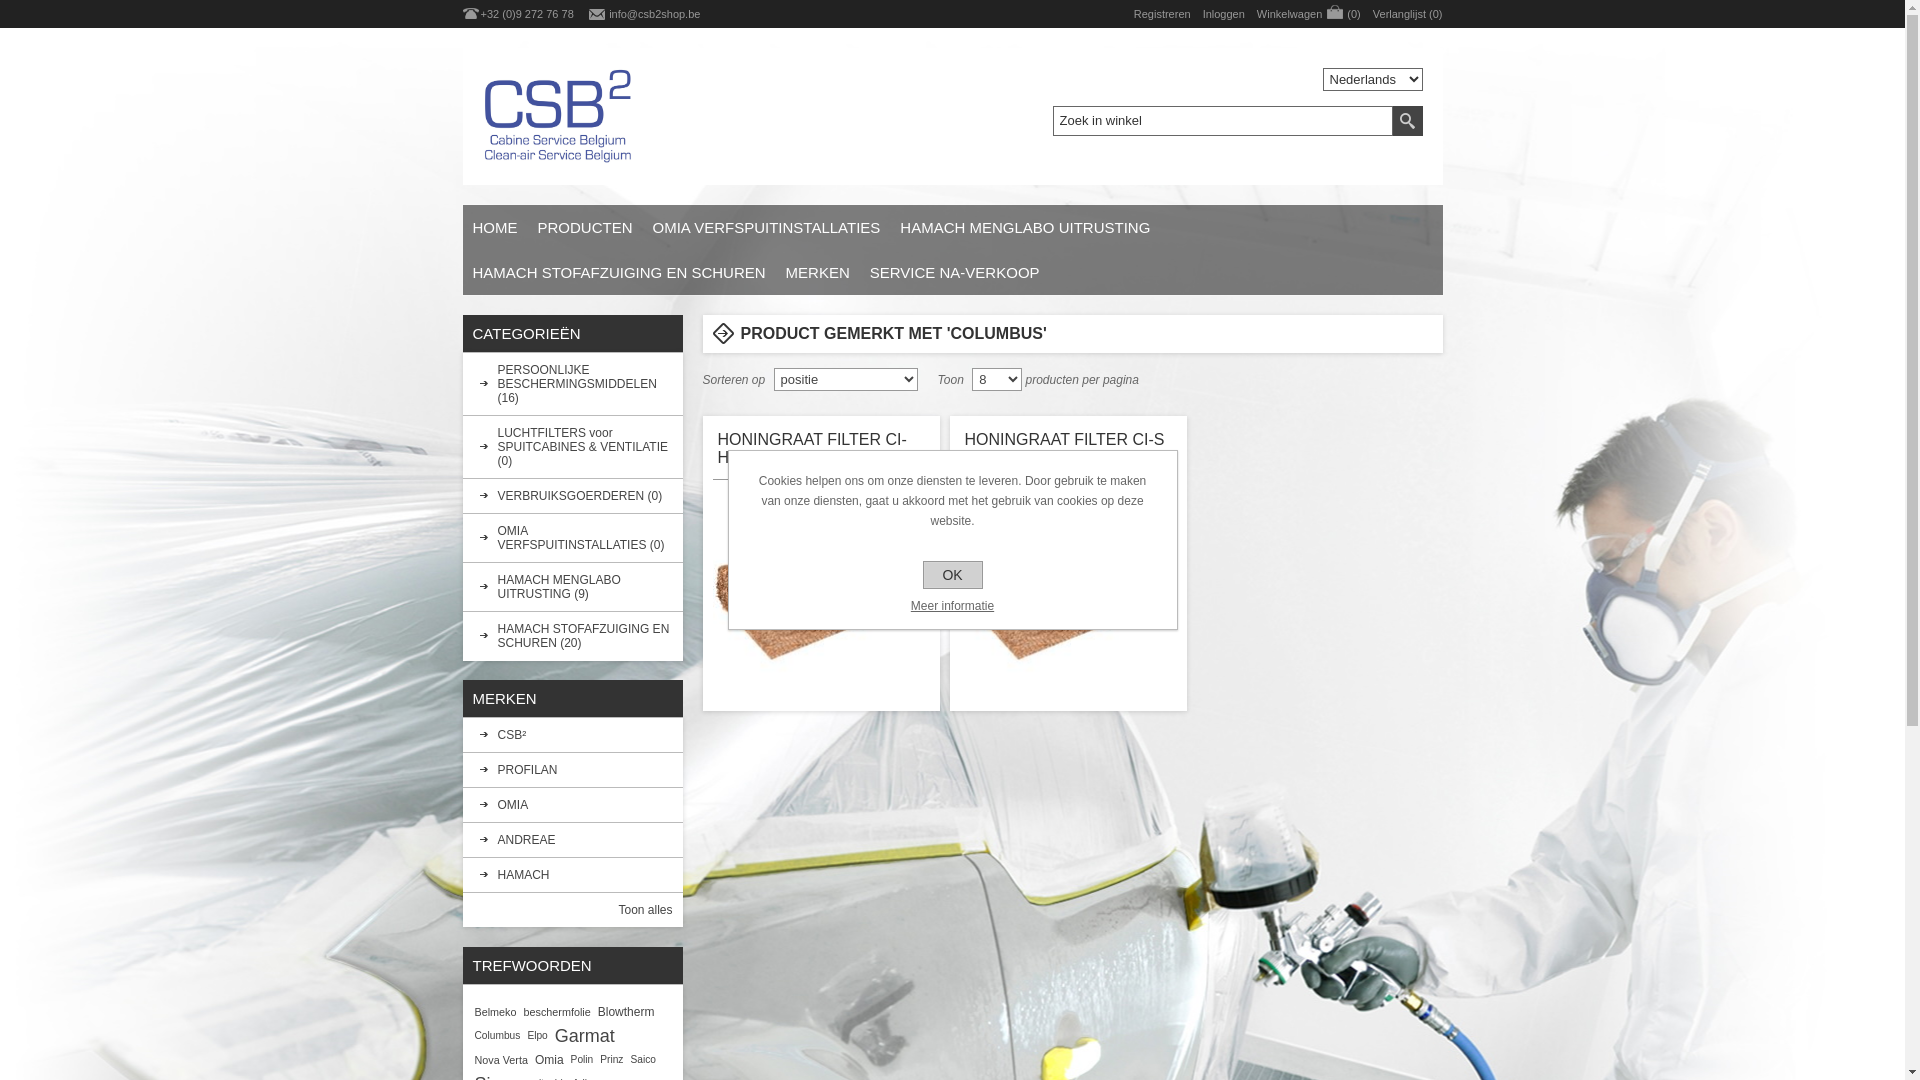 This screenshot has width=1920, height=1080. What do you see at coordinates (494, 226) in the screenshot?
I see `'HOME'` at bounding box center [494, 226].